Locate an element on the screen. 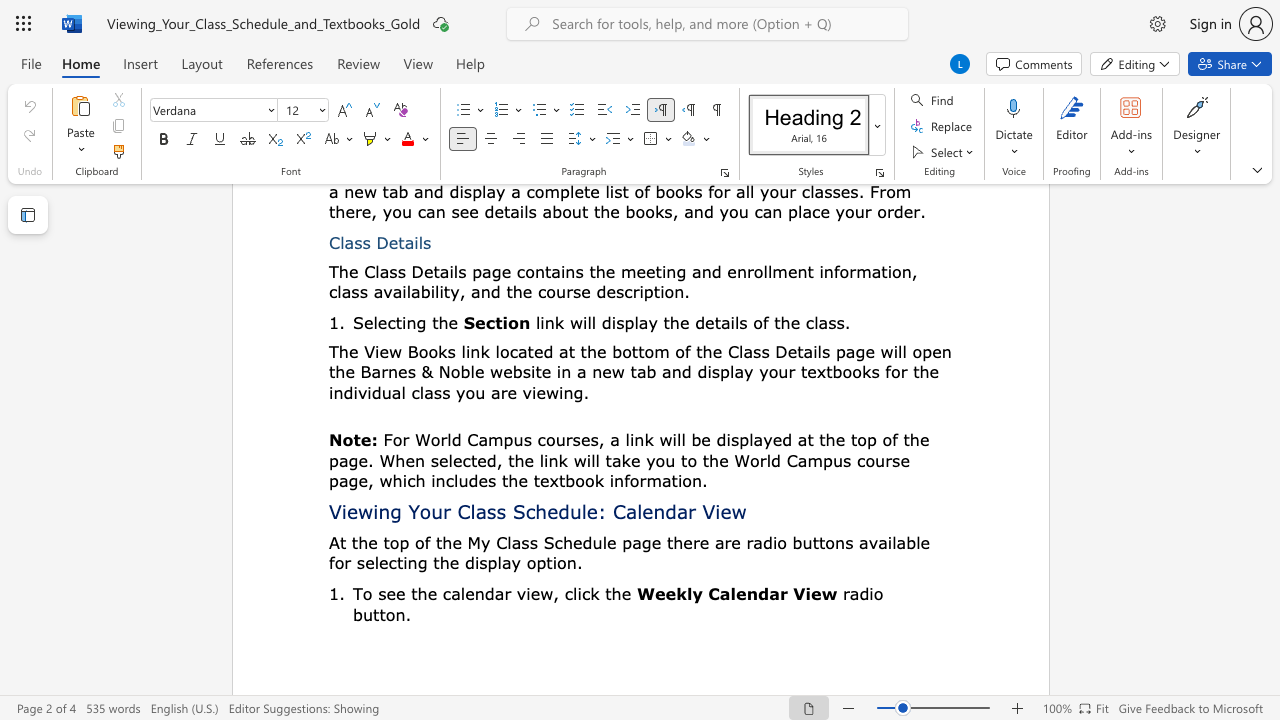 The image size is (1280, 720). the 2th character "h" in the text is located at coordinates (446, 542).